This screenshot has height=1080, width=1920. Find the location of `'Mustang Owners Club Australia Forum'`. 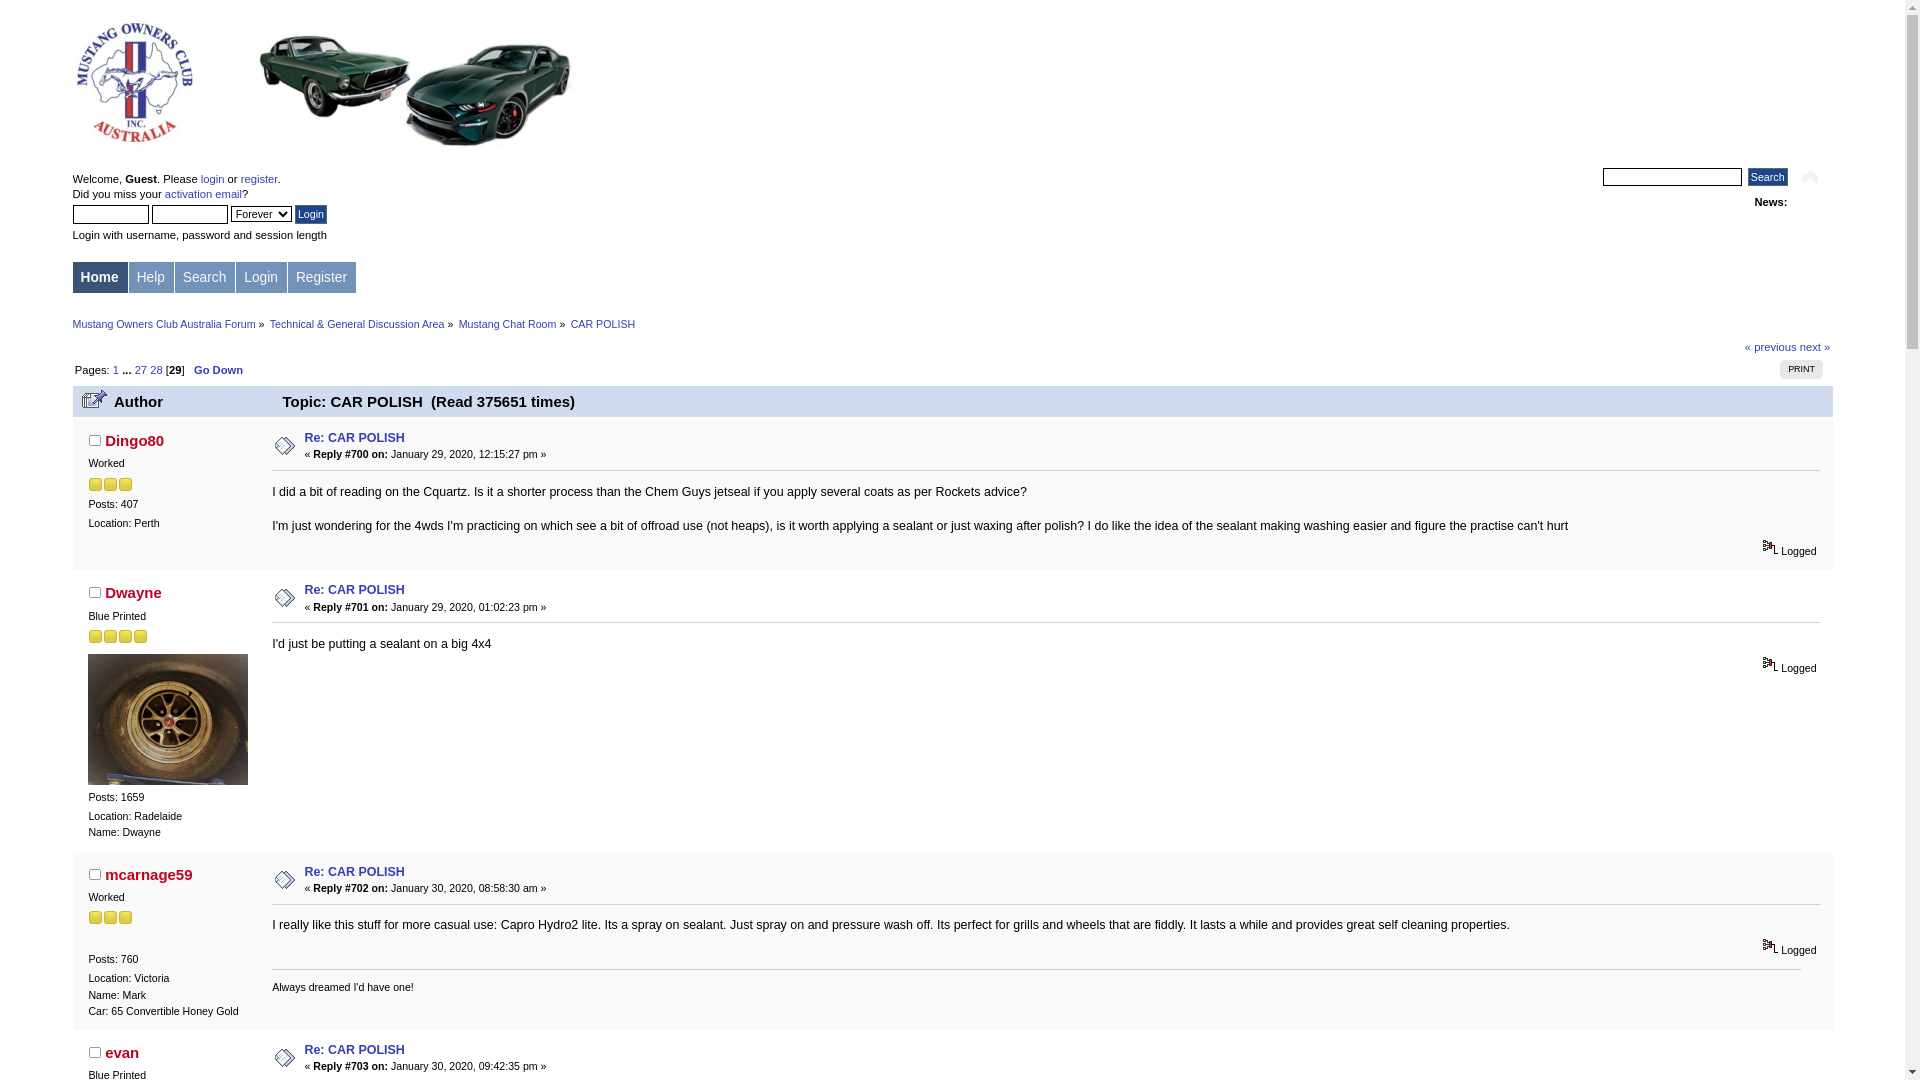

'Mustang Owners Club Australia Forum' is located at coordinates (163, 323).